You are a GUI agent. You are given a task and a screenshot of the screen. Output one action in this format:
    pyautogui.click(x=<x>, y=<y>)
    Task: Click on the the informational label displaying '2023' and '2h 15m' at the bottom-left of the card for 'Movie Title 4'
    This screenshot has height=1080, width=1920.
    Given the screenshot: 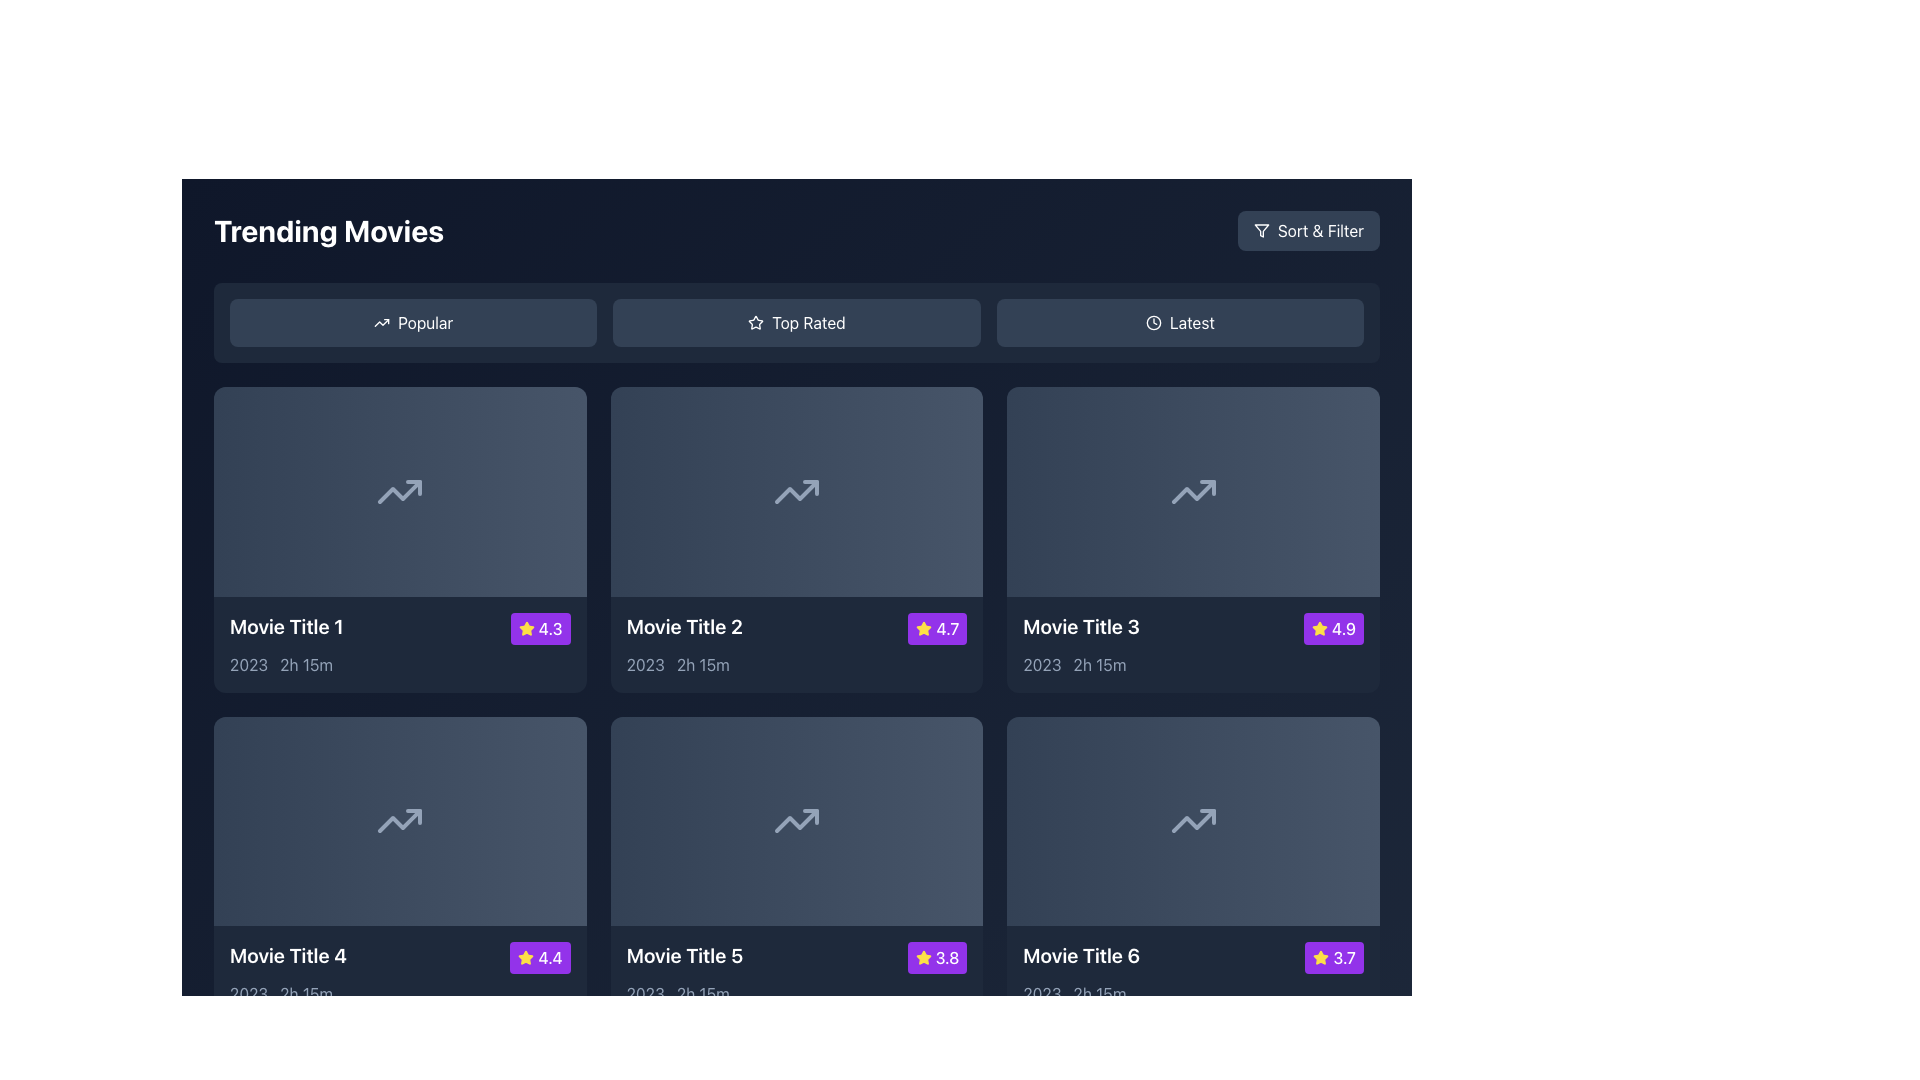 What is the action you would take?
    pyautogui.click(x=400, y=994)
    